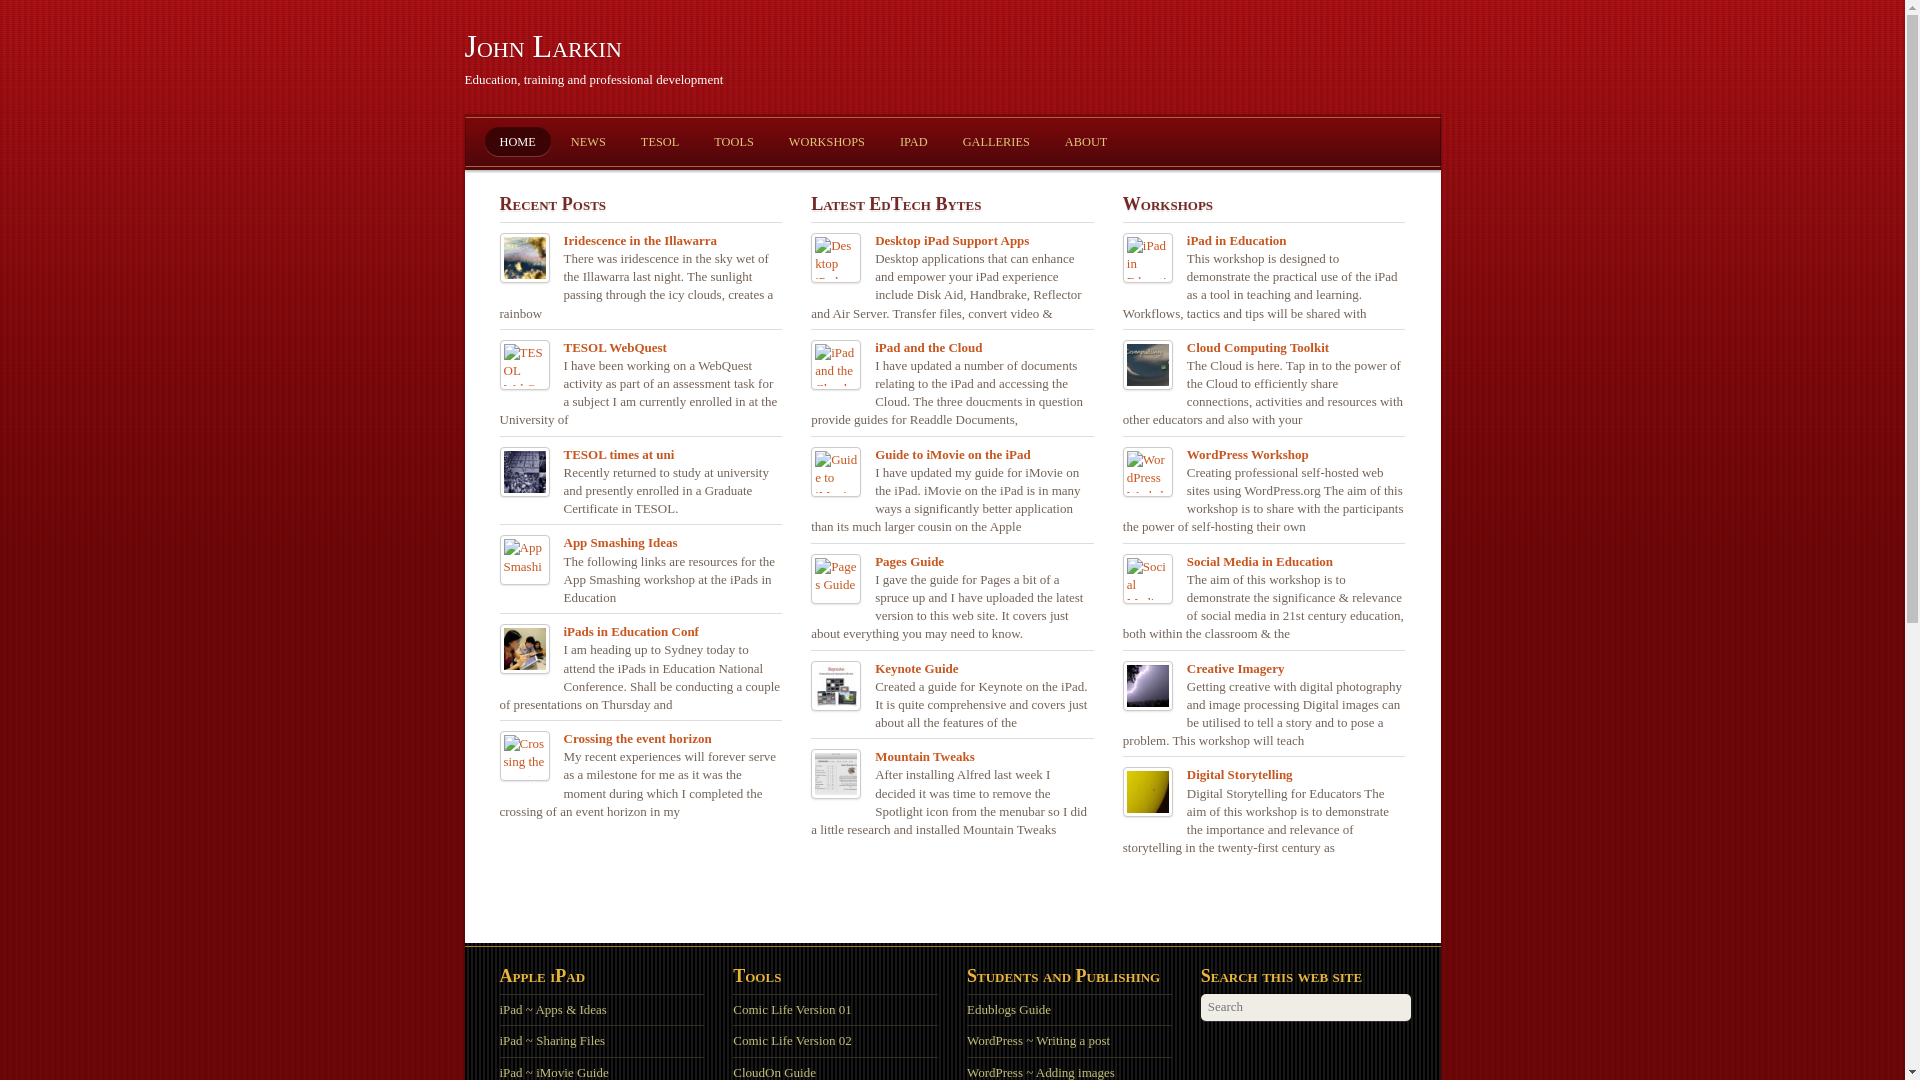  I want to click on 'ABOUT', so click(1085, 141).